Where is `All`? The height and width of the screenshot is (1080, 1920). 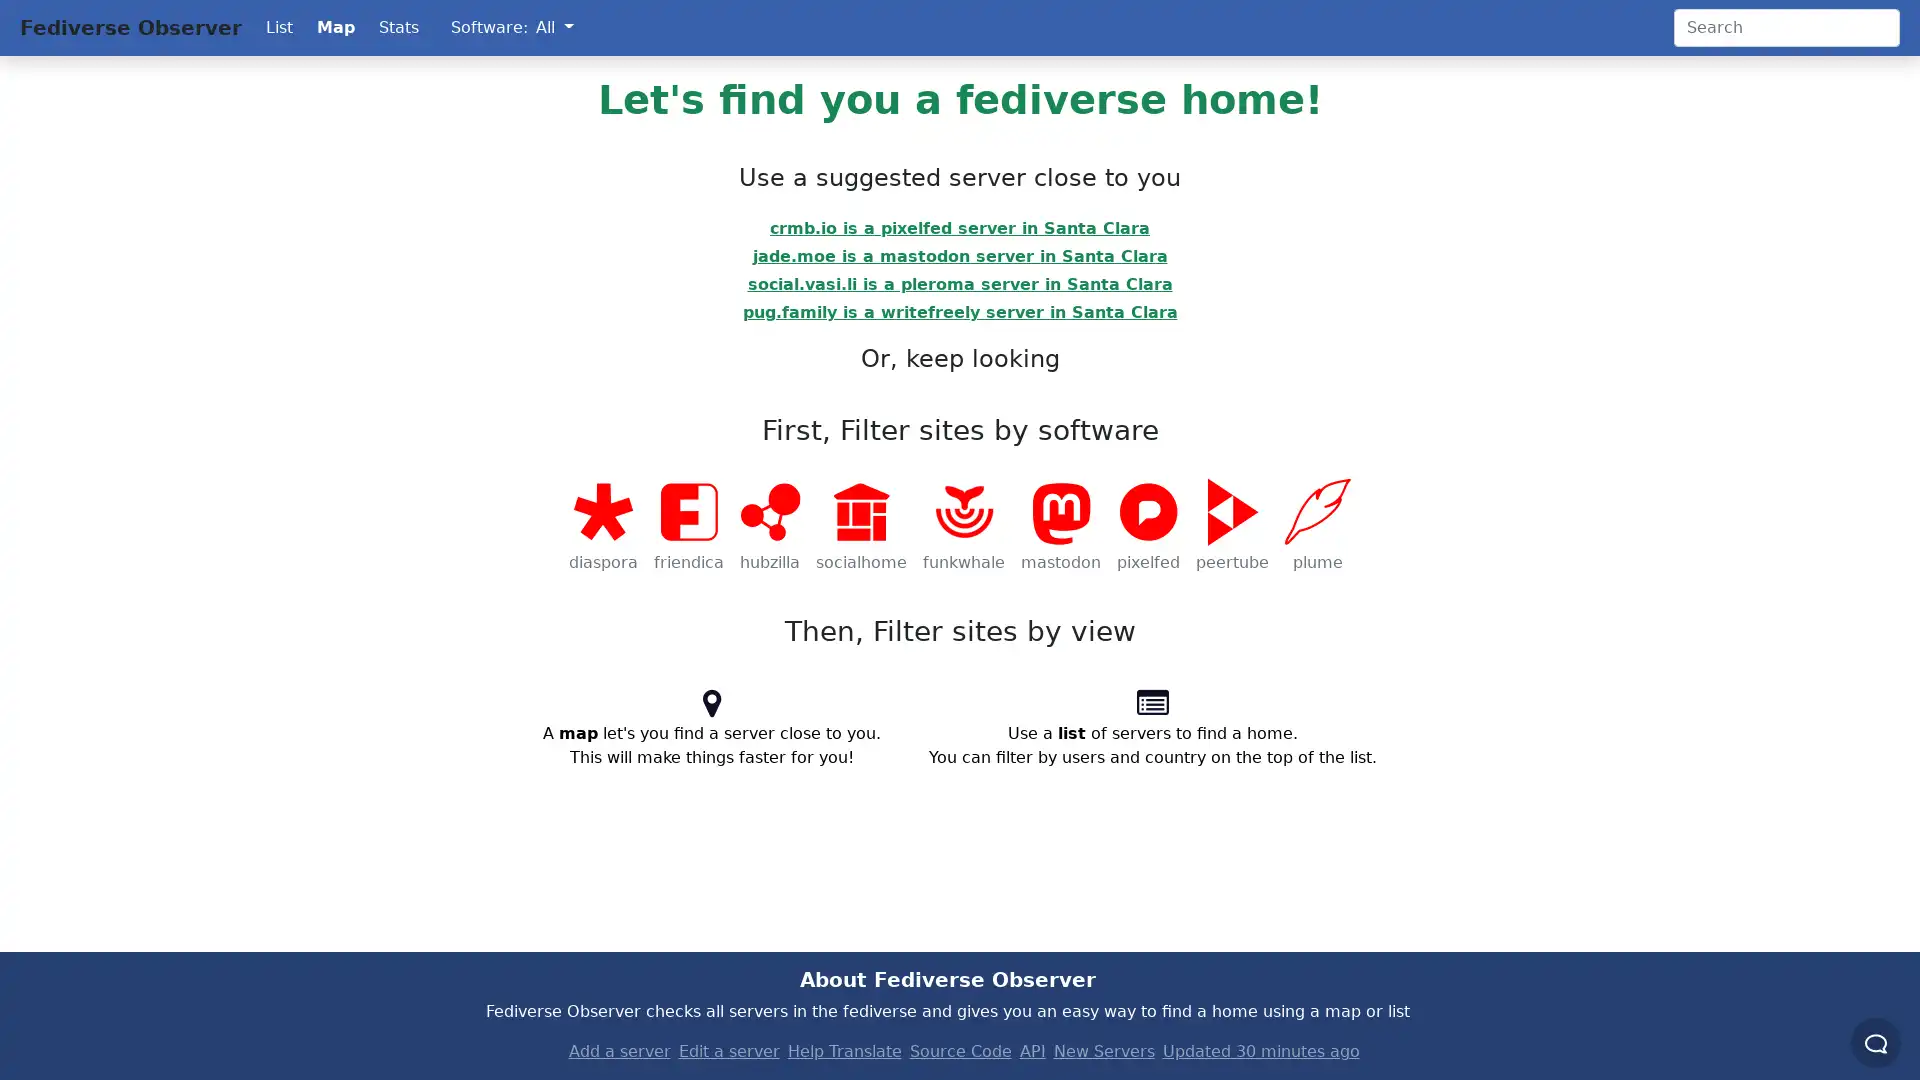
All is located at coordinates (554, 27).